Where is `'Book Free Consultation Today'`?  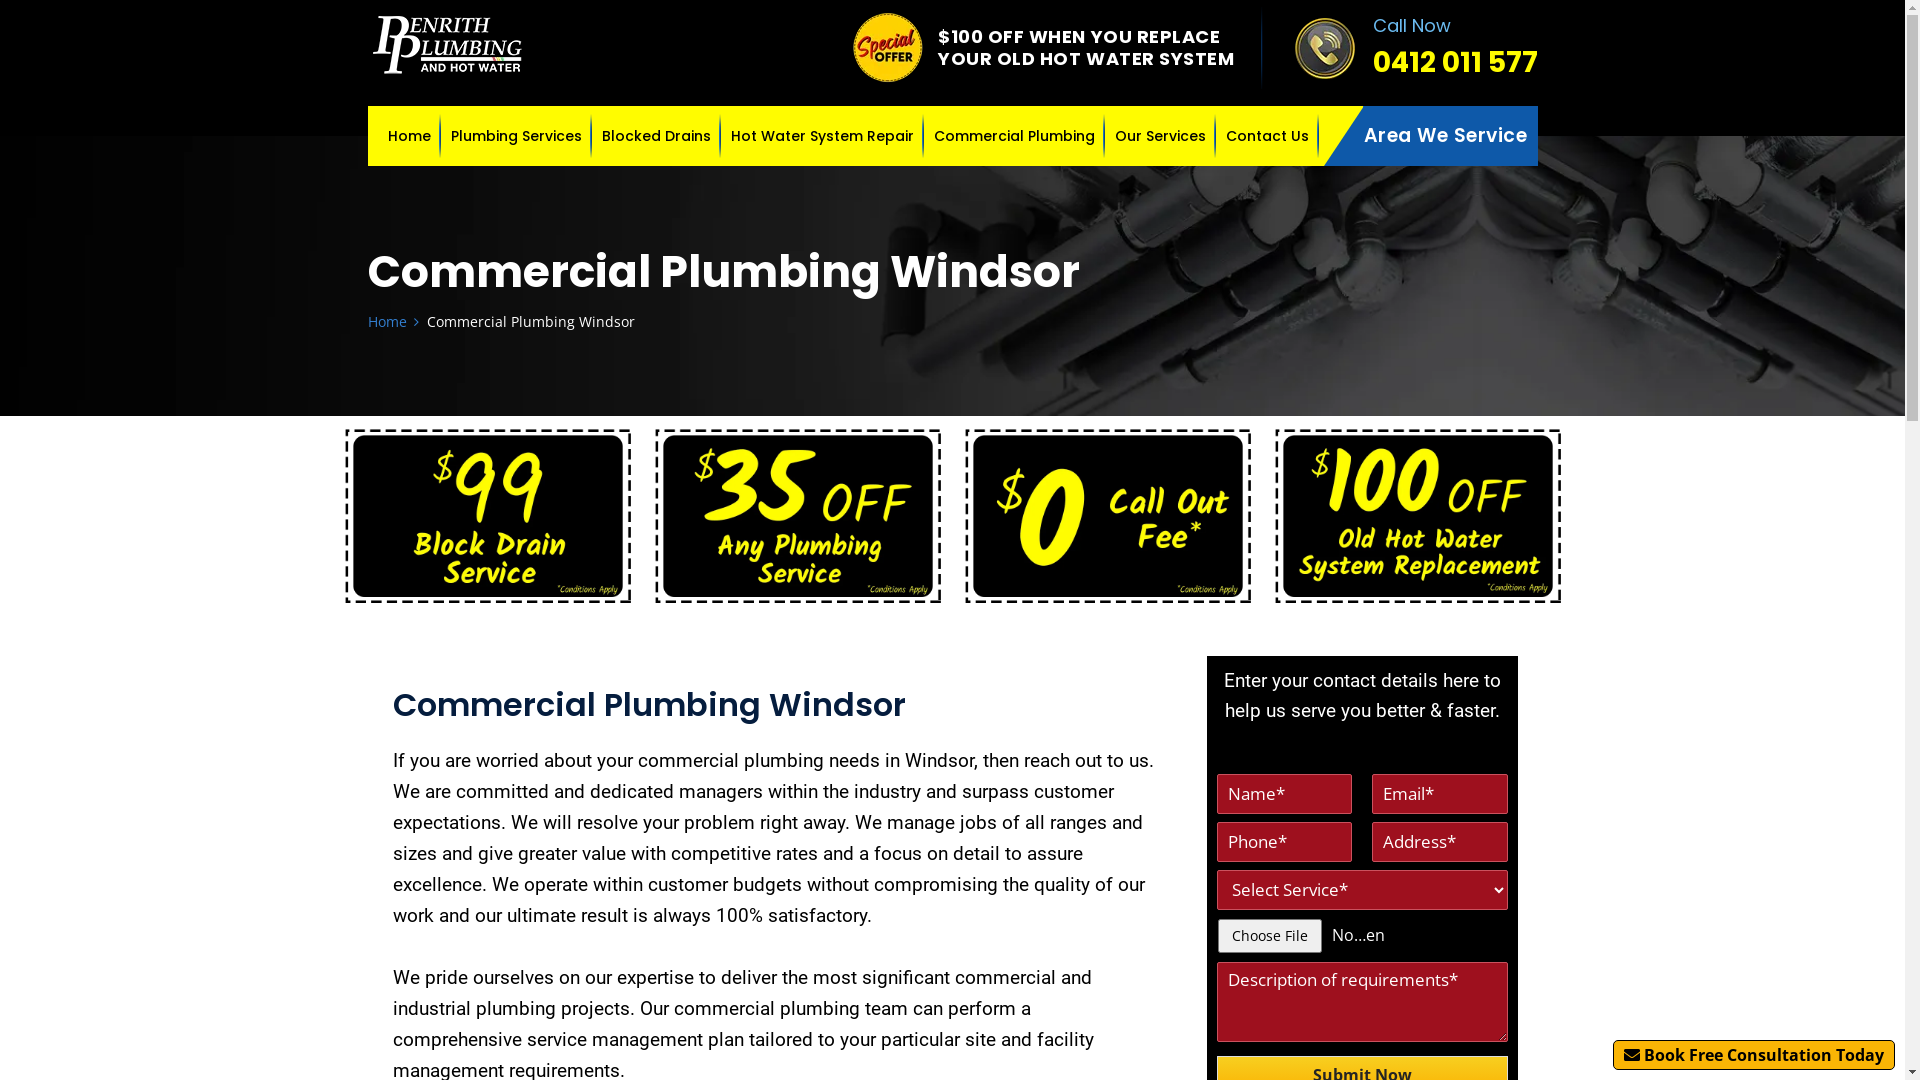
'Book Free Consultation Today' is located at coordinates (1752, 1054).